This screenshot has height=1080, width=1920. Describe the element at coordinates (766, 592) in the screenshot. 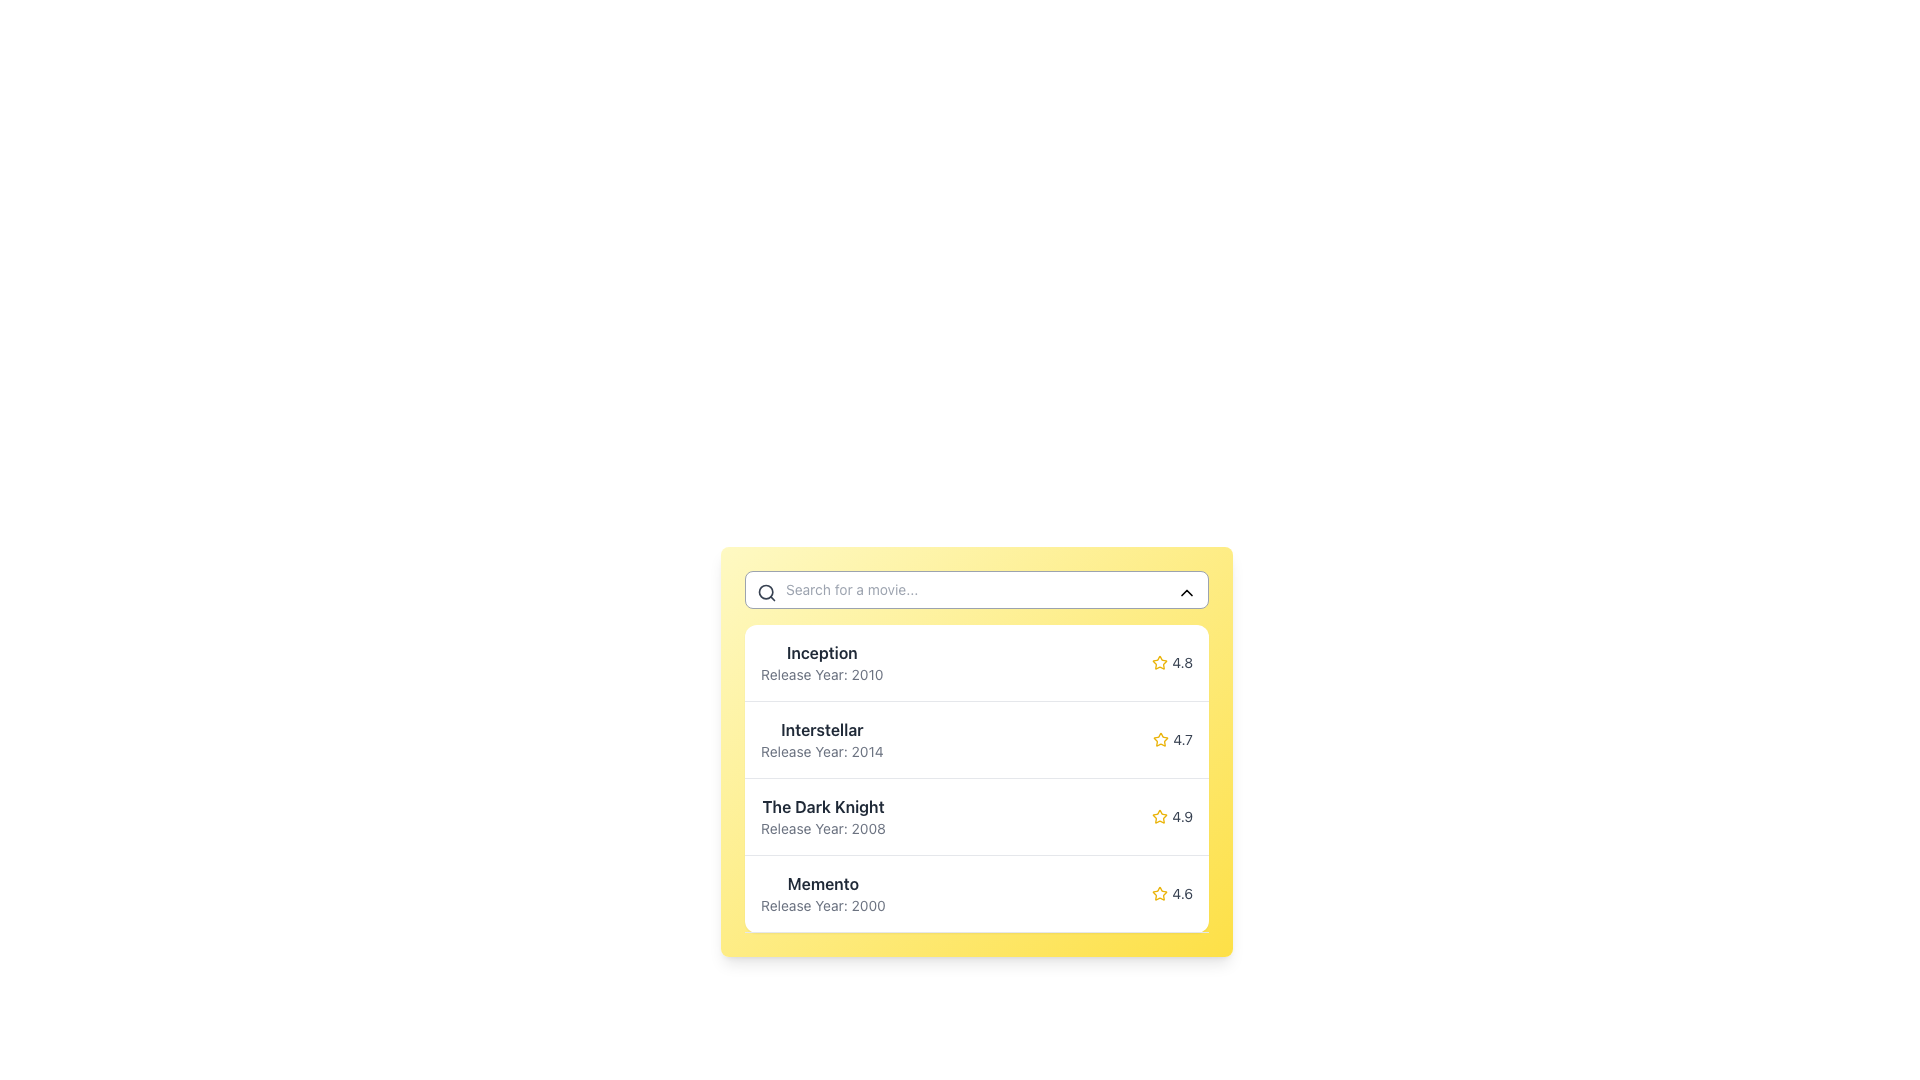

I see `the gray magnifying glass icon located at the far left inside the search bar` at that location.